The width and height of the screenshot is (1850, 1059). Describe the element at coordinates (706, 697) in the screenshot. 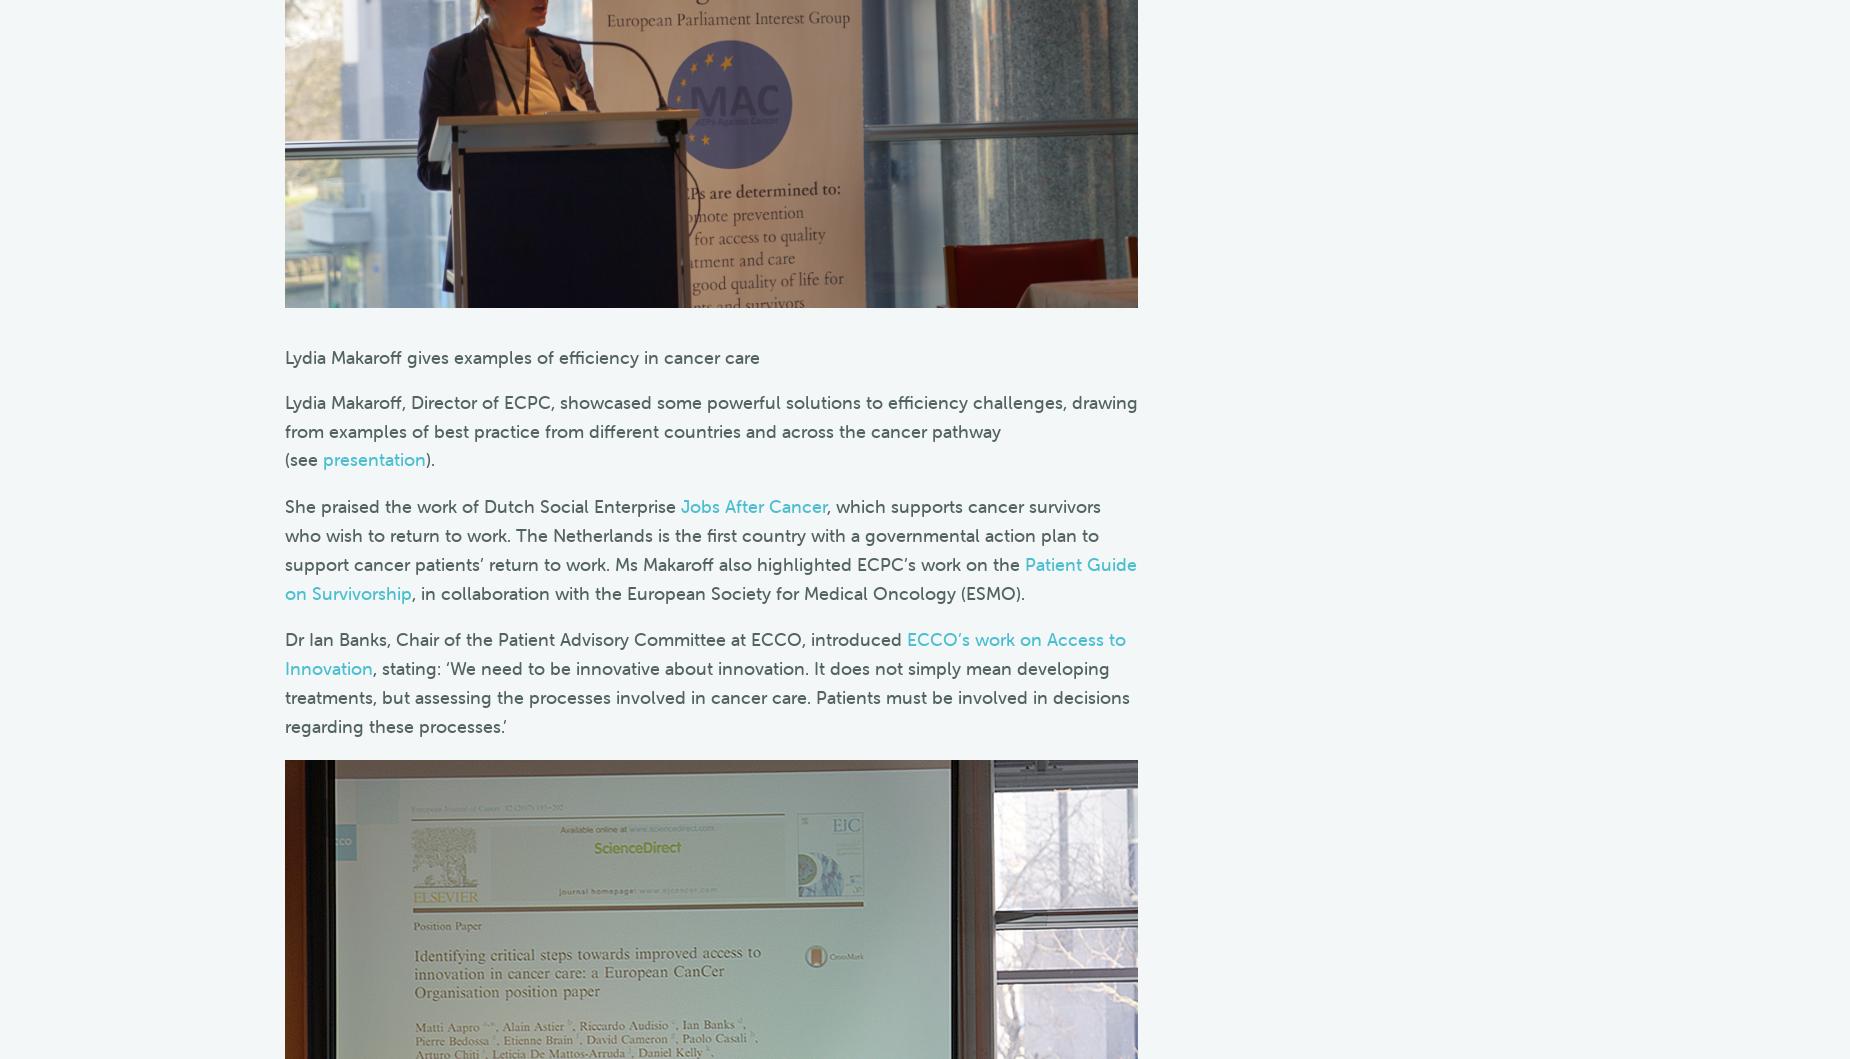

I see `', stating: ‘We need to be innovative about innovation. It does not simply mean developing treatments, but assessing the processes involved in cancer care. Patients must be involved in decisions regarding these processes.’'` at that location.